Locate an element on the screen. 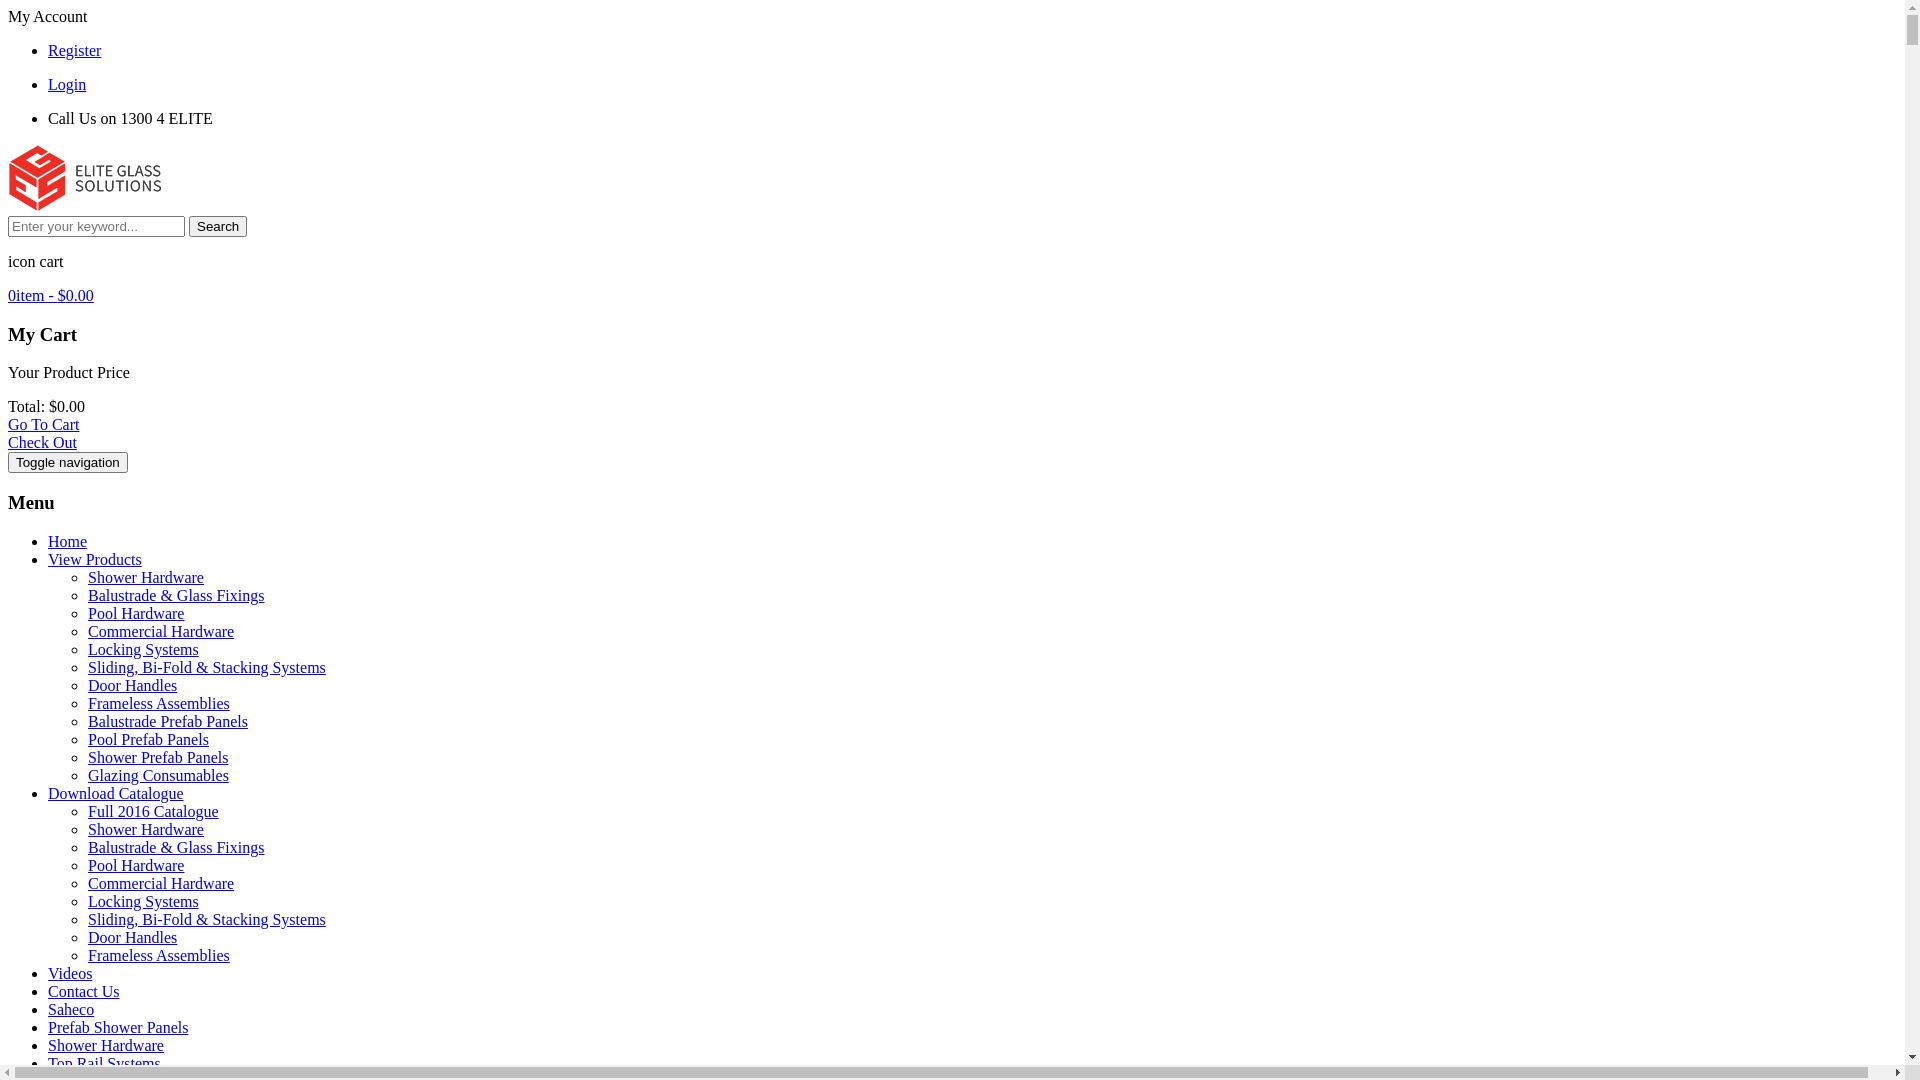  'Go To Cart' is located at coordinates (43, 423).